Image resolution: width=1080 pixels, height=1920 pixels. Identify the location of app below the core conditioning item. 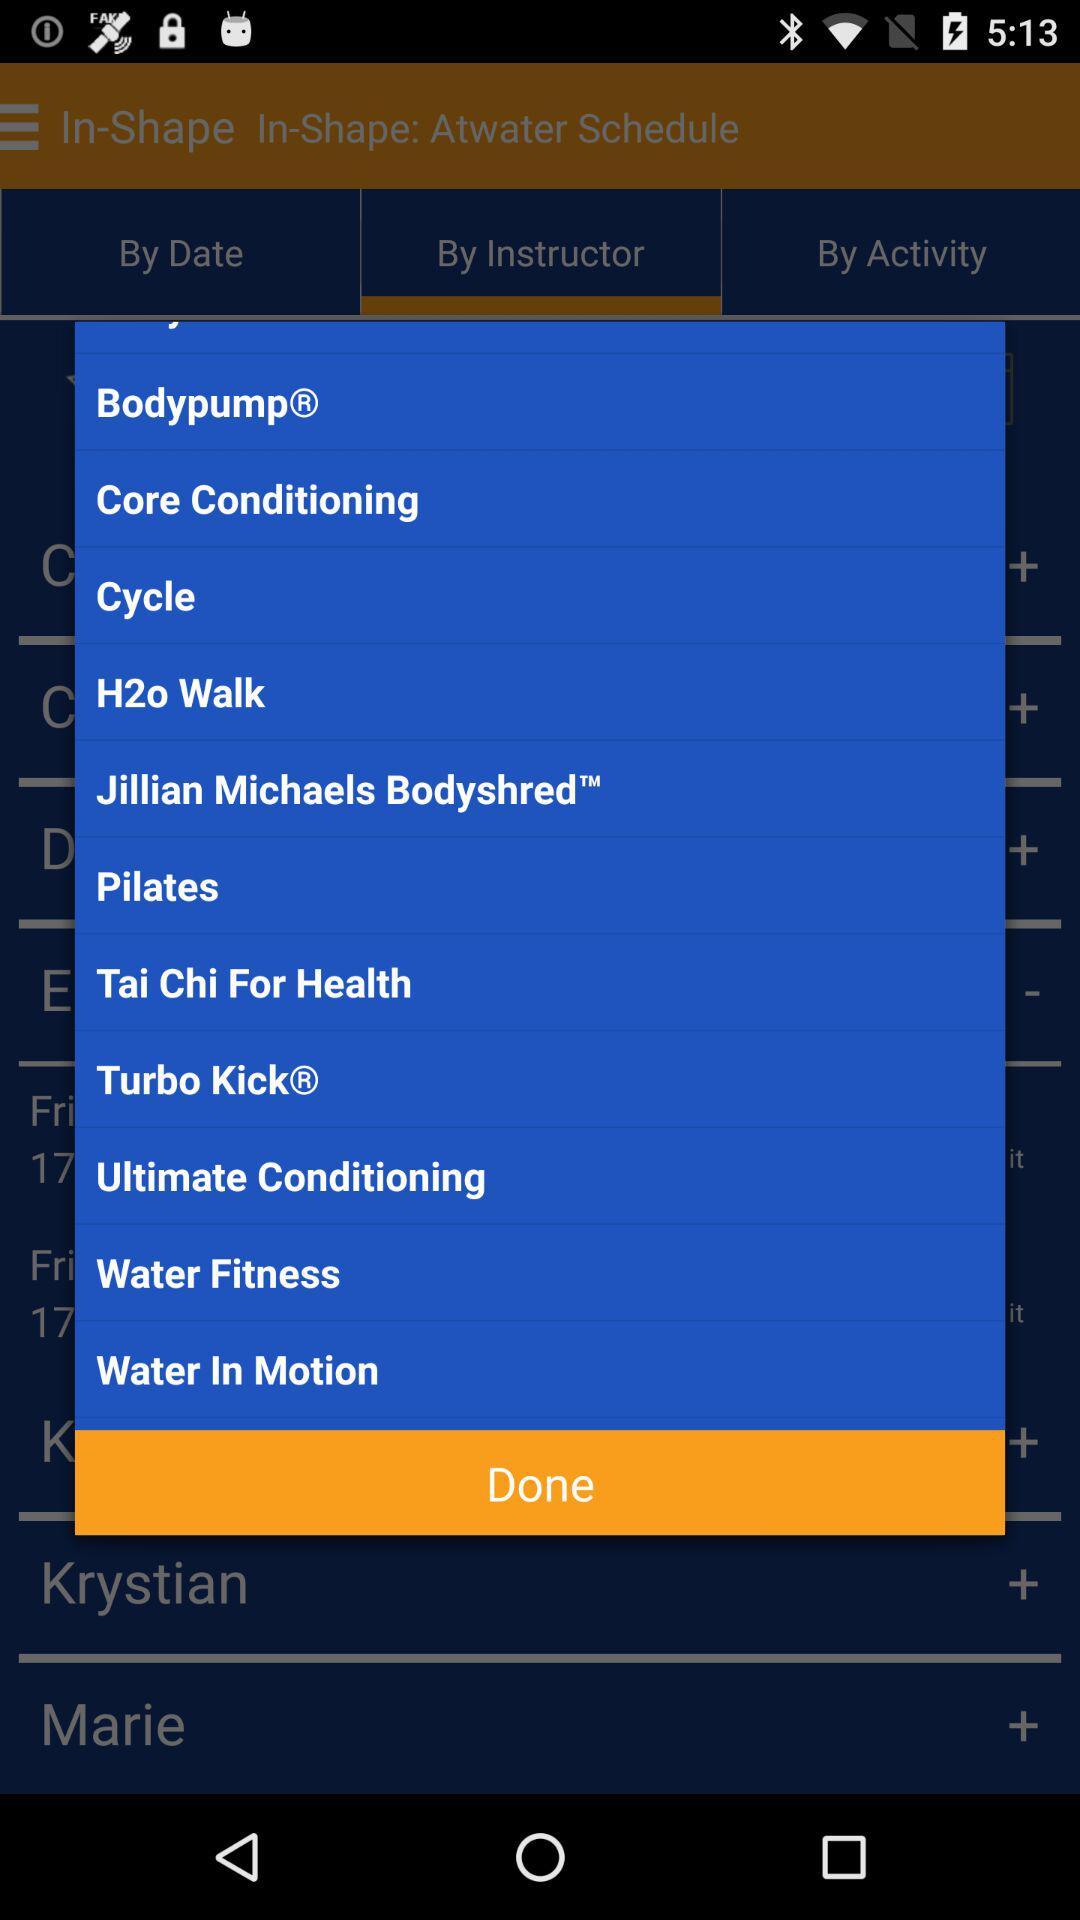
(540, 594).